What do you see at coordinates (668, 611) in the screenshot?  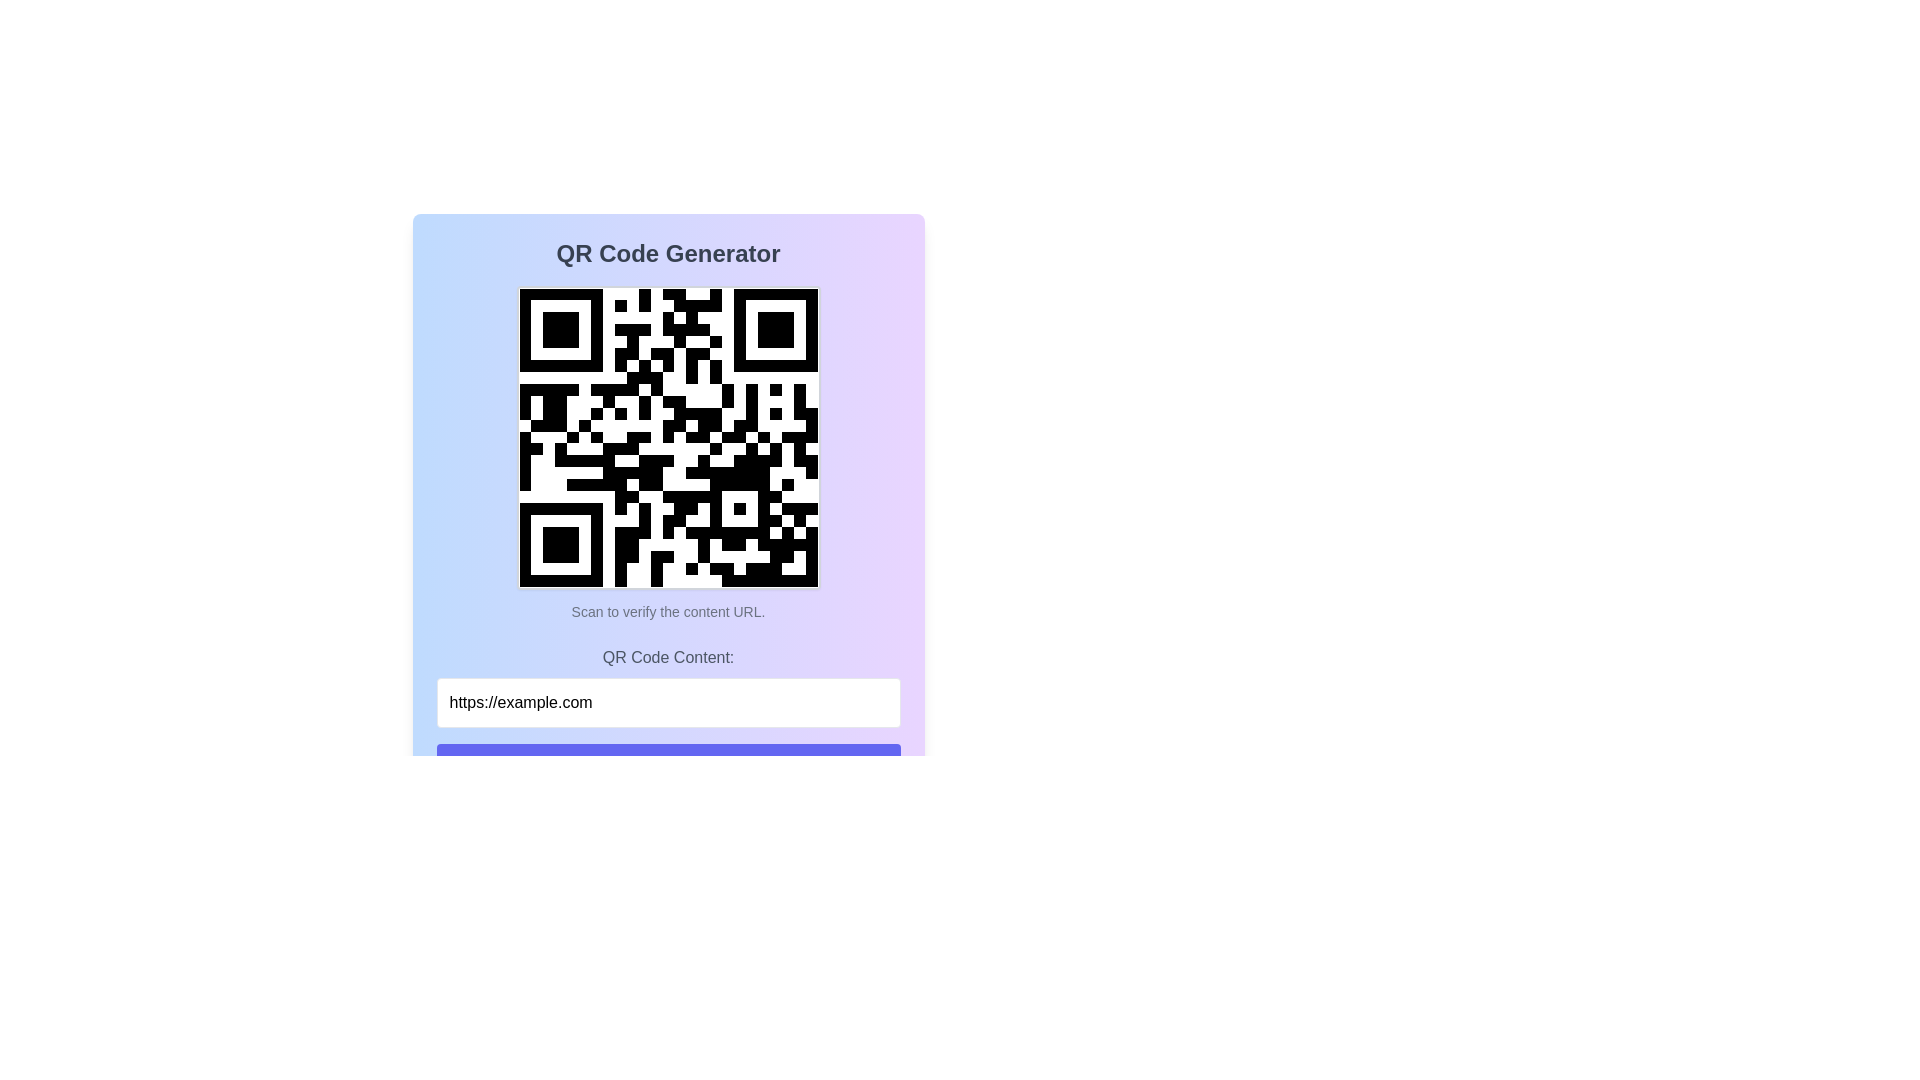 I see `the static text label that describes the purpose of the QR code for content URL verification, positioned directly below the QR code` at bounding box center [668, 611].